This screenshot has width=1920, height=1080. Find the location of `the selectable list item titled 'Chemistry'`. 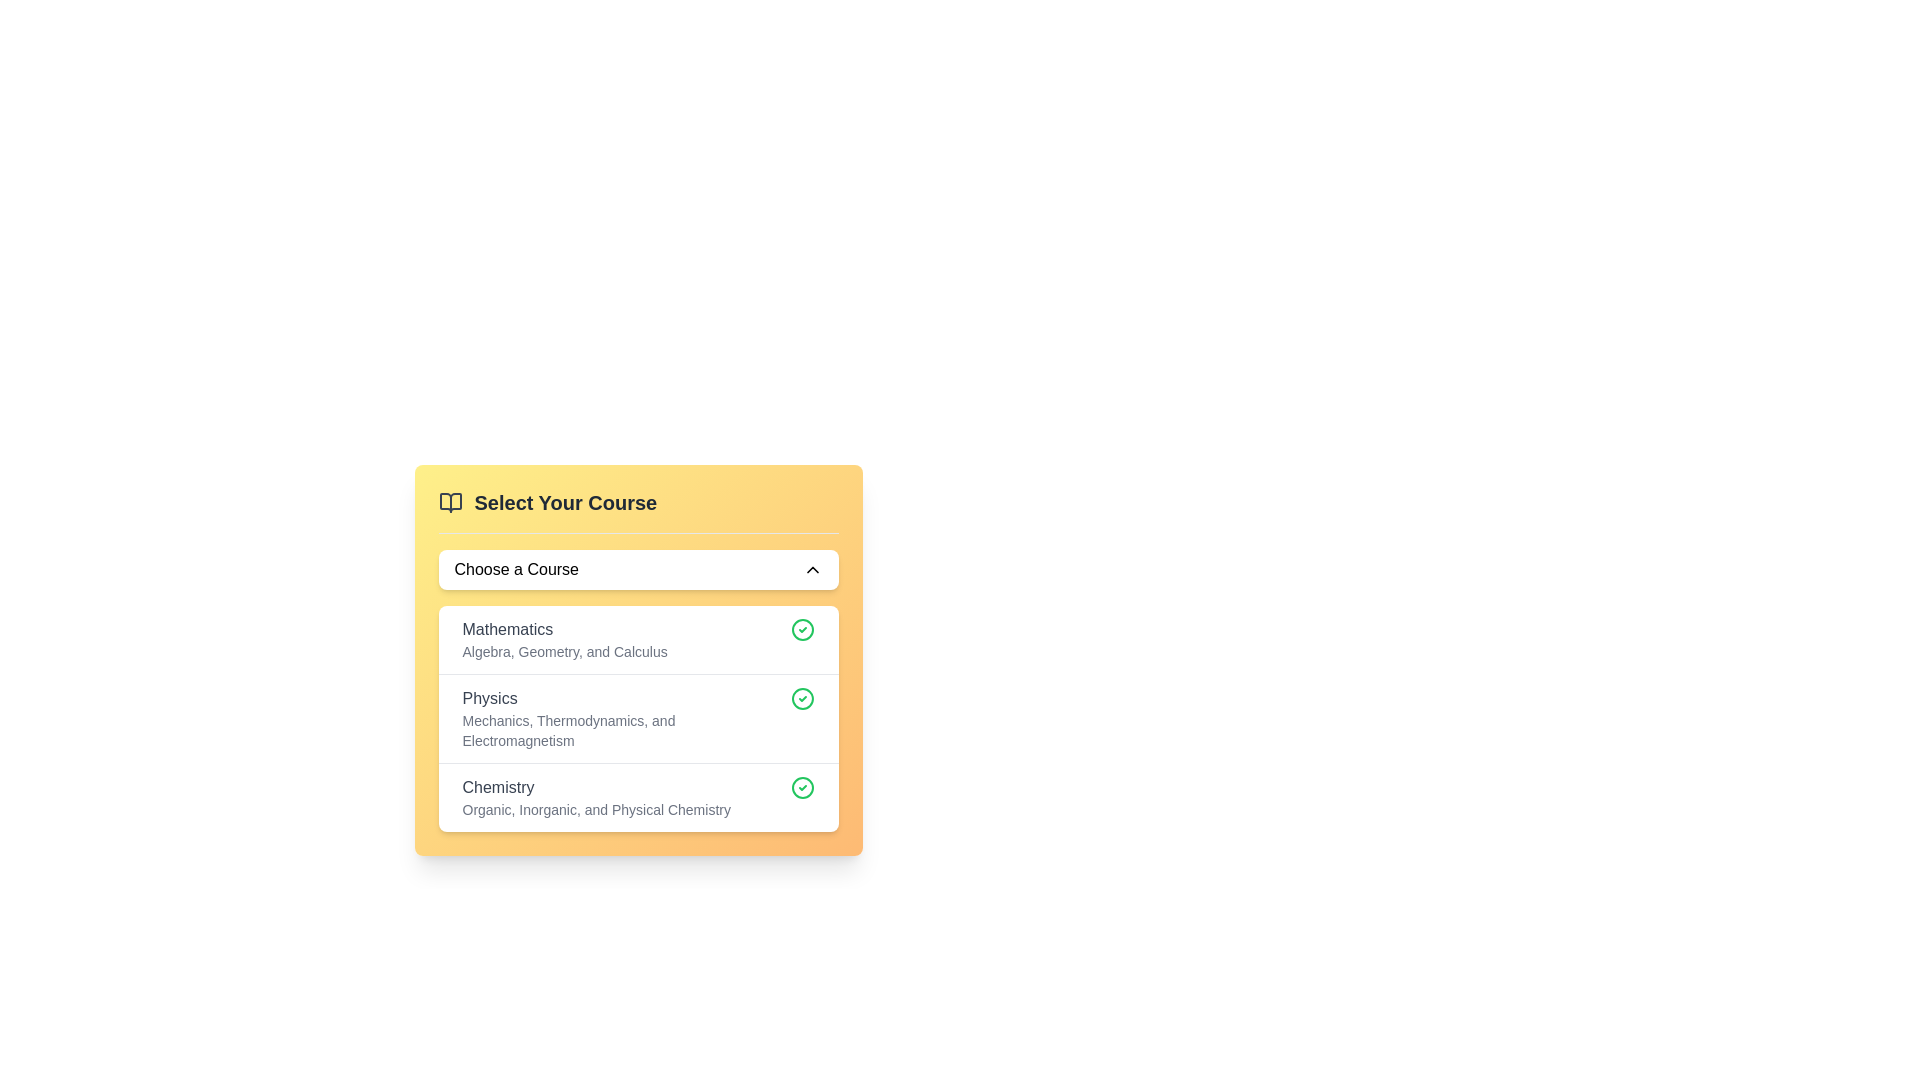

the selectable list item titled 'Chemistry' is located at coordinates (637, 796).